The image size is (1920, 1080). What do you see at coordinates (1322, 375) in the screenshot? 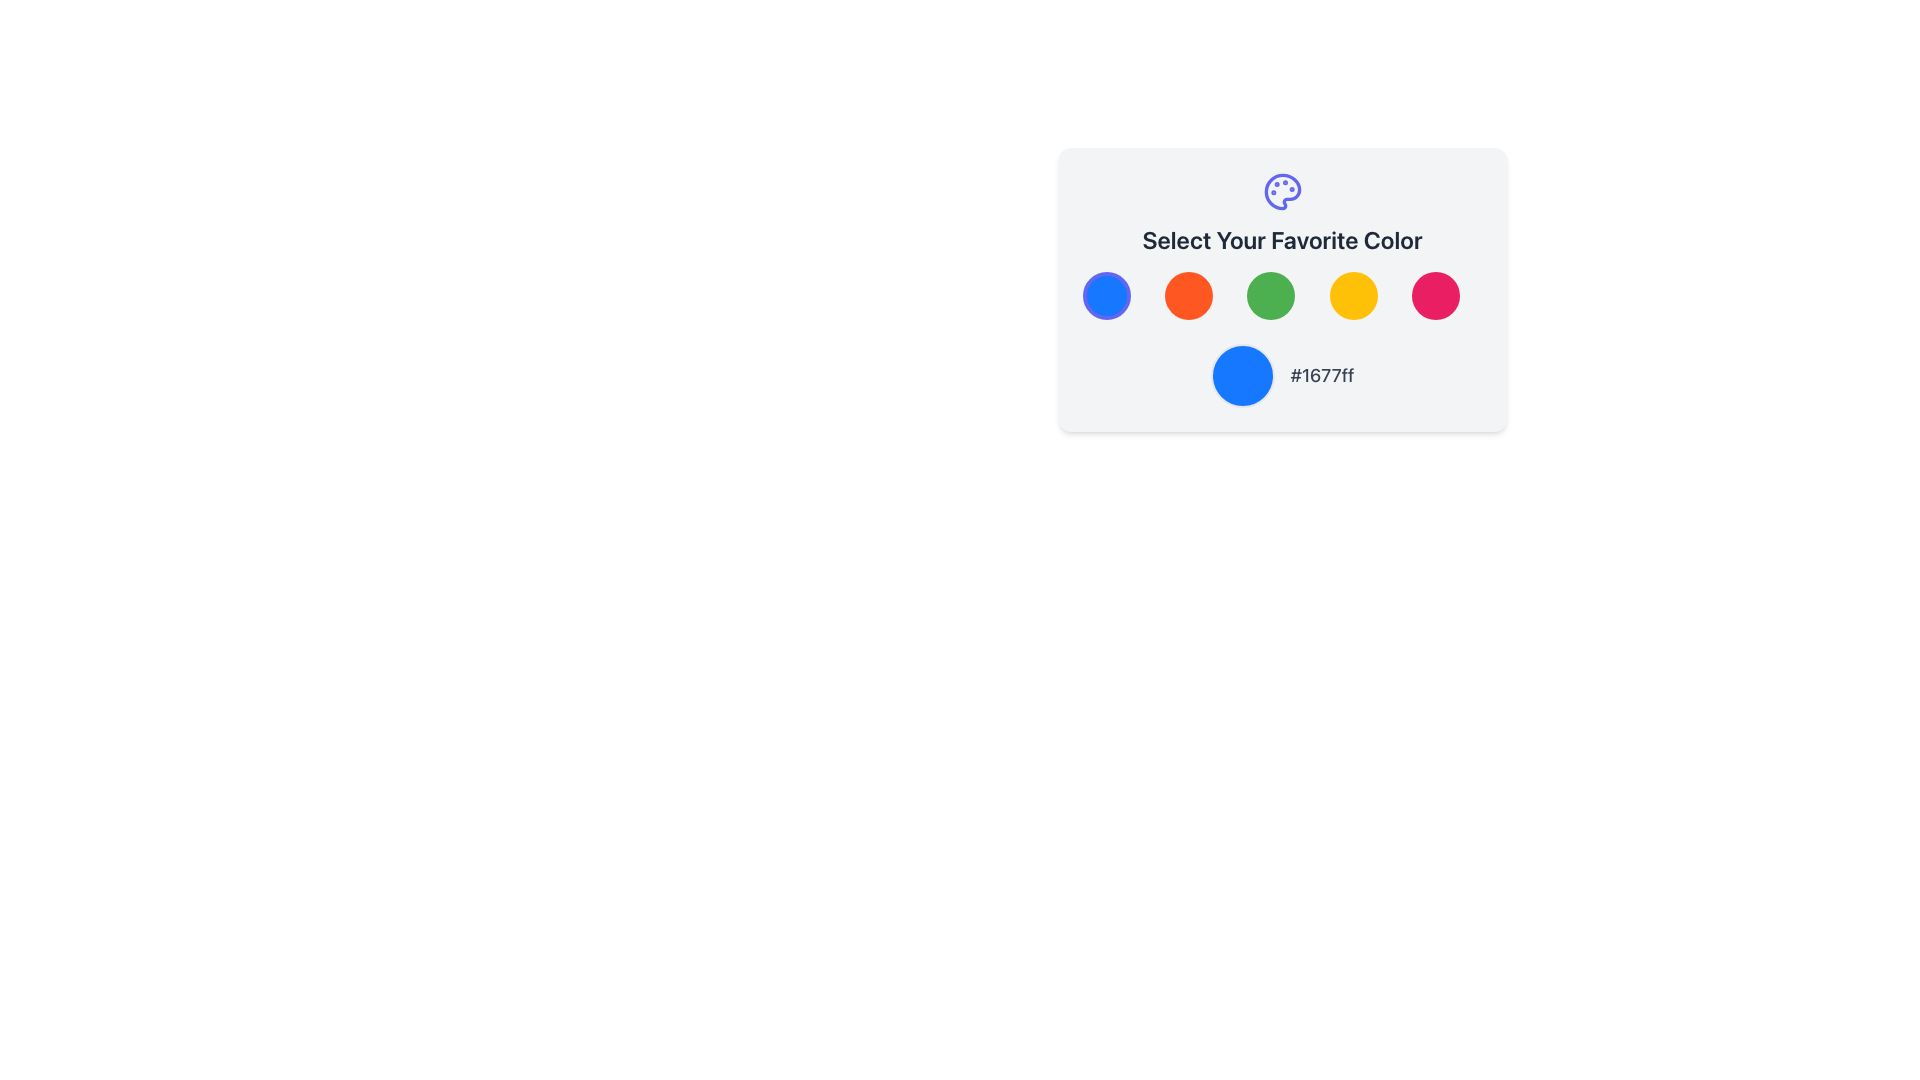
I see `the Text Label displaying the color code '#1677ff' which is located to the right of a blue circle in a card-like interface` at bounding box center [1322, 375].